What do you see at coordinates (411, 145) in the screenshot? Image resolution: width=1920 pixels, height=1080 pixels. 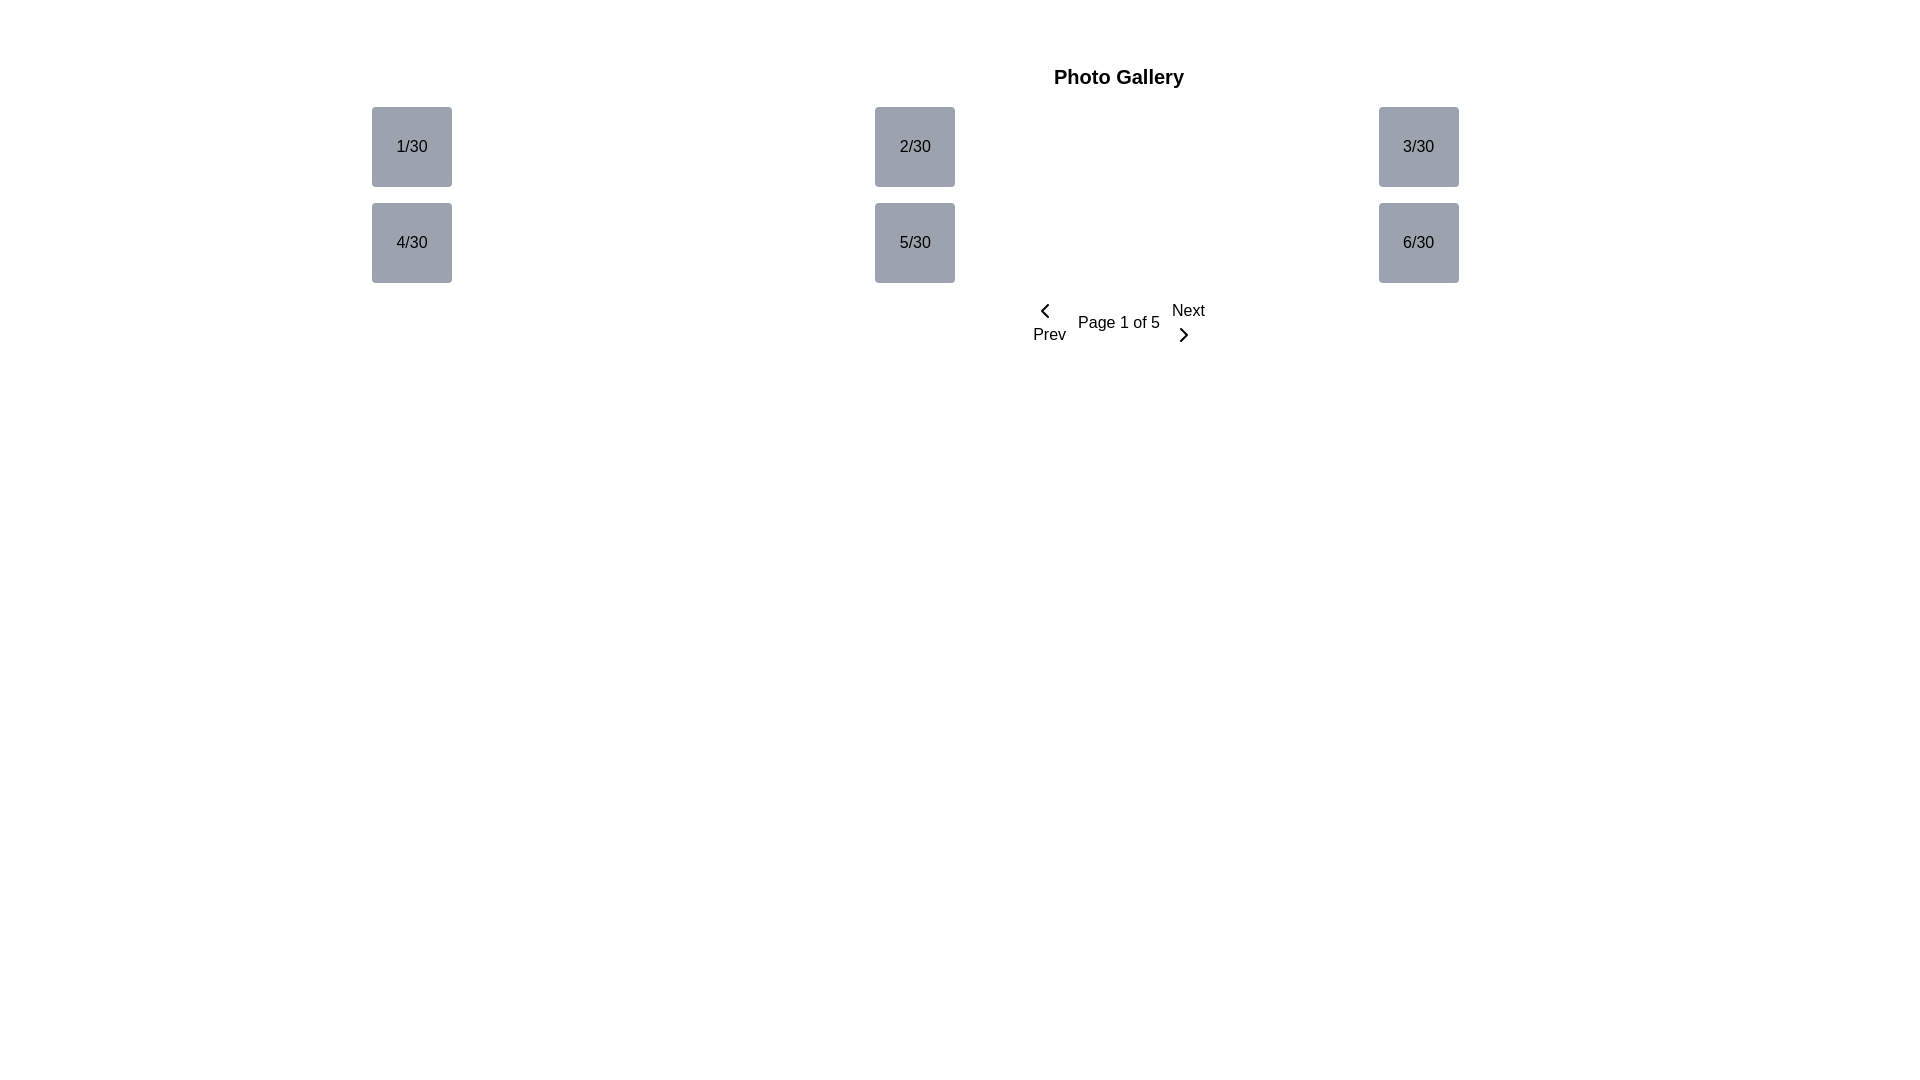 I see `the Static Information Box displaying '1/30' with a gray background and rounded corners, located in the top-left corner of the grid layout` at bounding box center [411, 145].